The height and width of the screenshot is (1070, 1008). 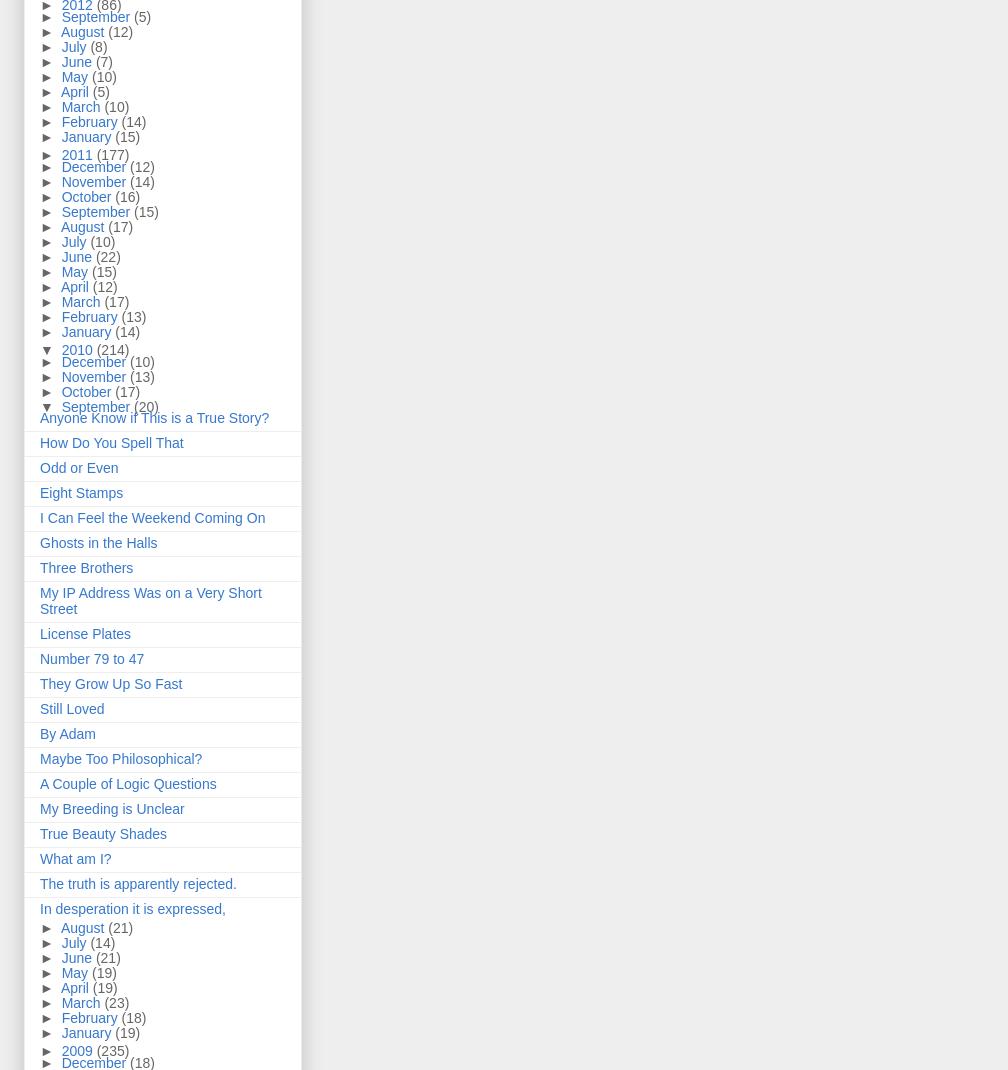 I want to click on 'They Grow Up So Fast', so click(x=40, y=684).